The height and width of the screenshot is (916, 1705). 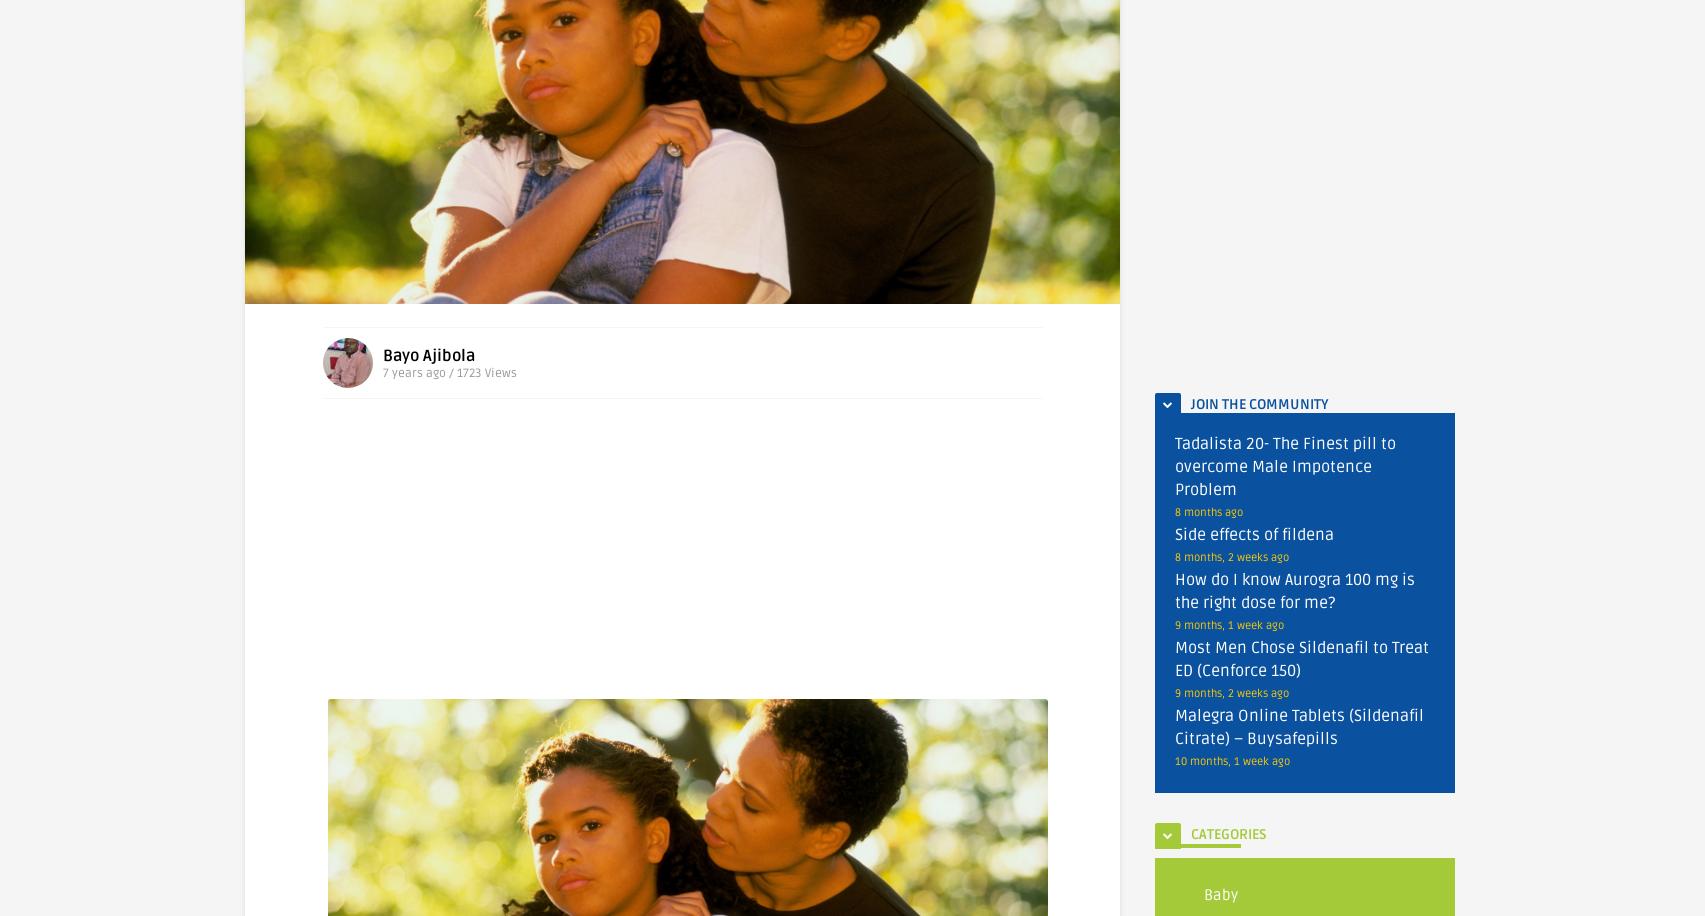 What do you see at coordinates (1174, 658) in the screenshot?
I see `'Most Men Chose Sildenafil to Treat ED (Cenforce 150)'` at bounding box center [1174, 658].